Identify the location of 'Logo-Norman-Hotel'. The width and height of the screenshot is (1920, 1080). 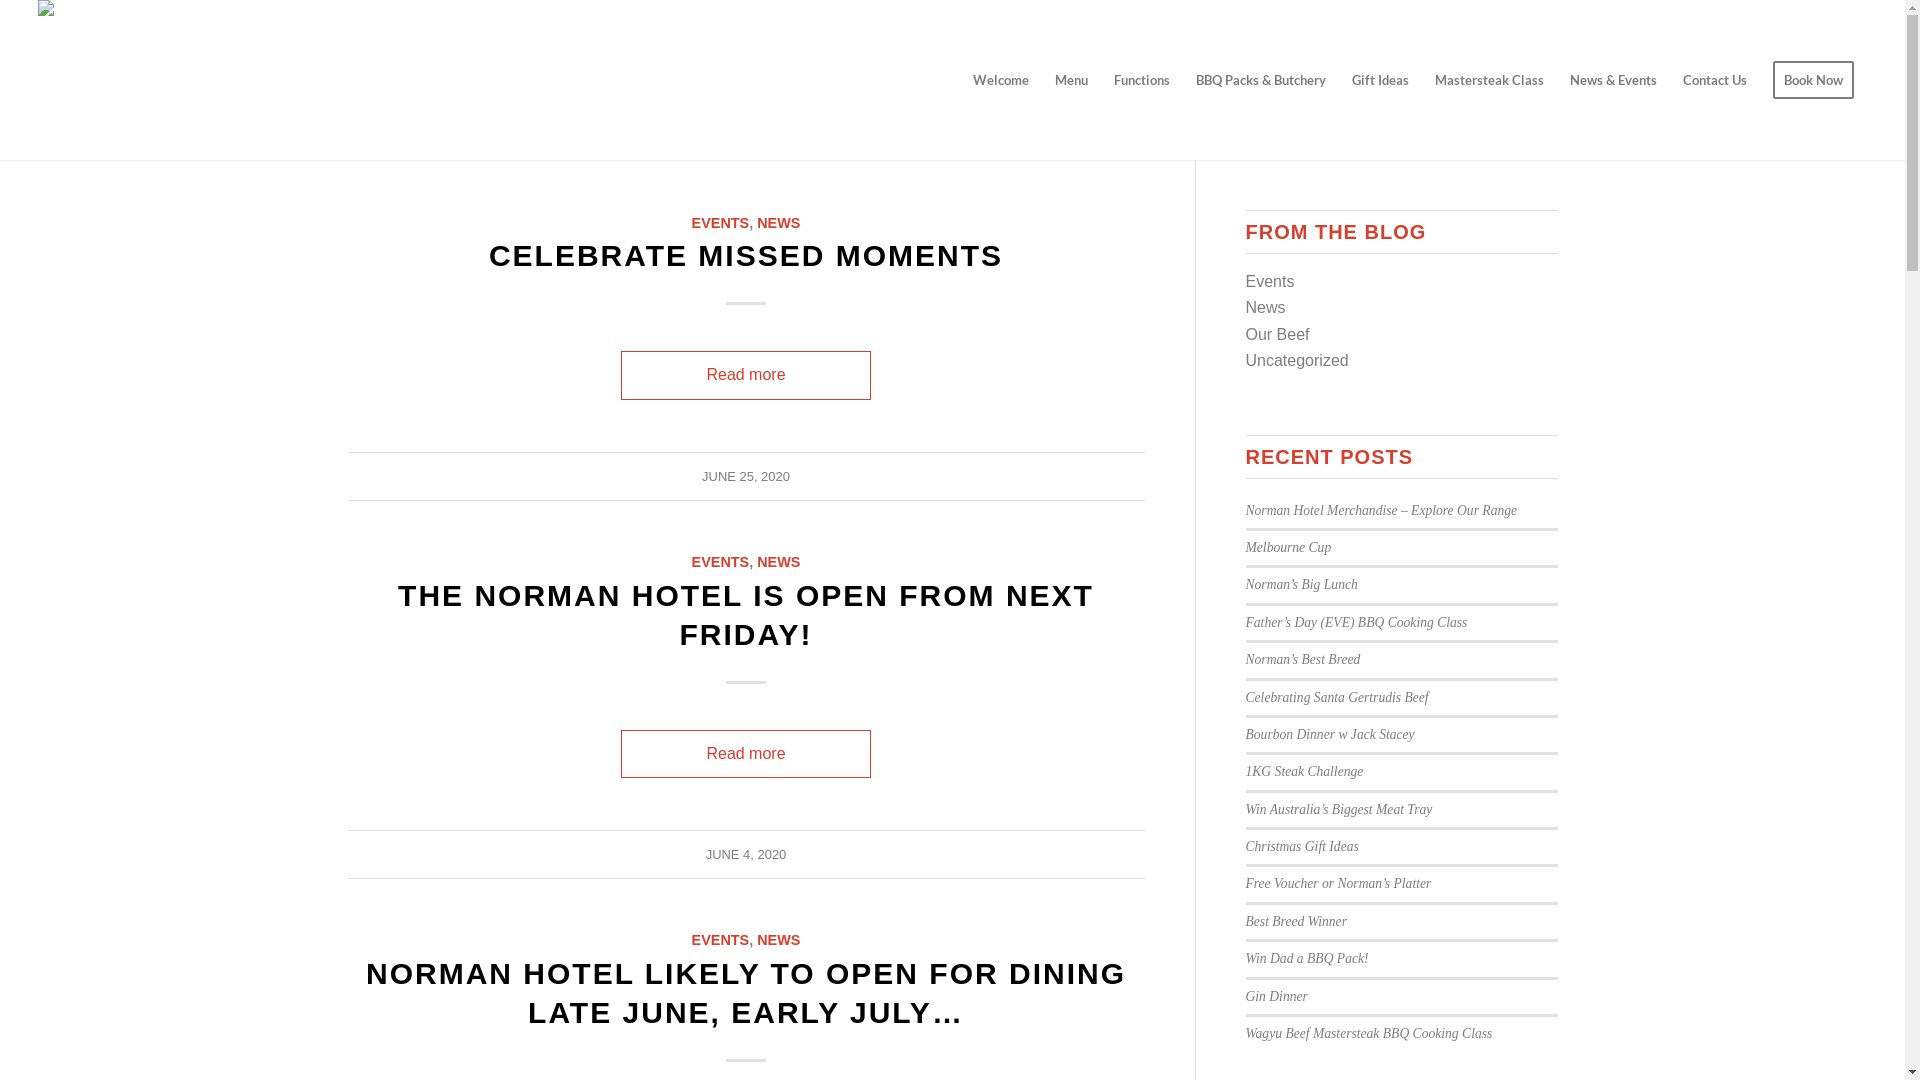
(110, 79).